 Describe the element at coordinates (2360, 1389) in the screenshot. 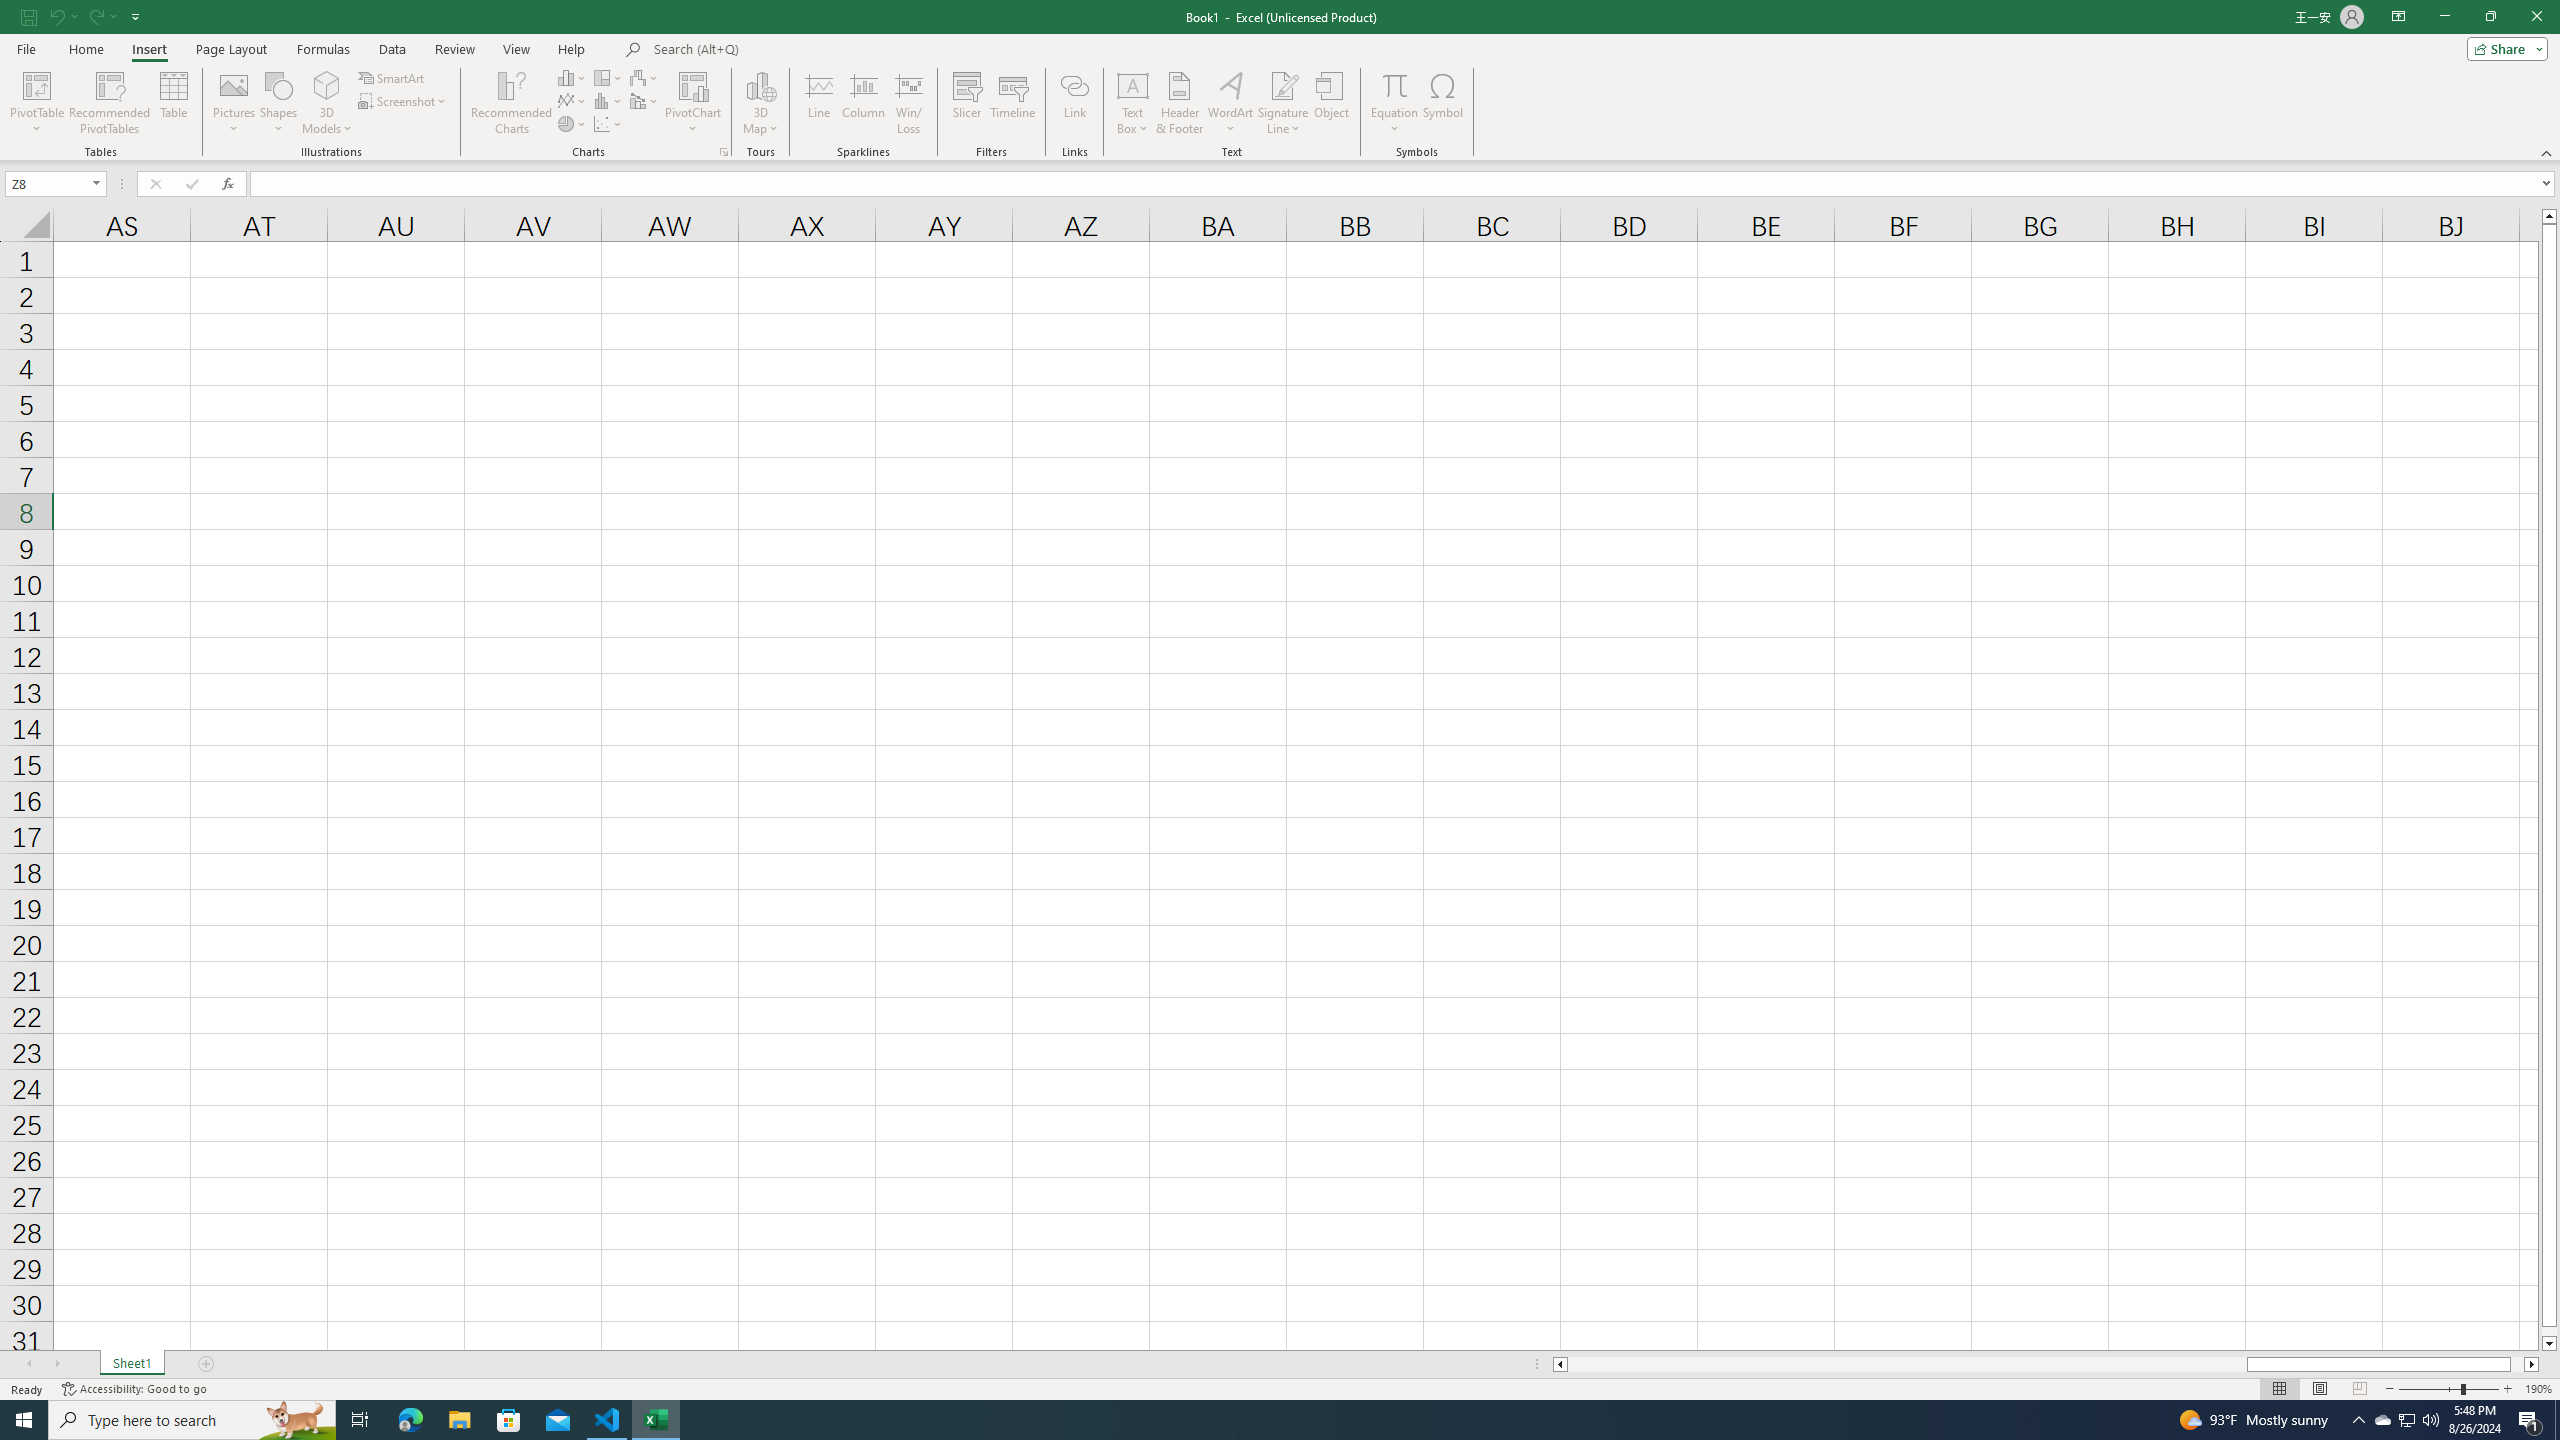

I see `'Page Break Preview'` at that location.